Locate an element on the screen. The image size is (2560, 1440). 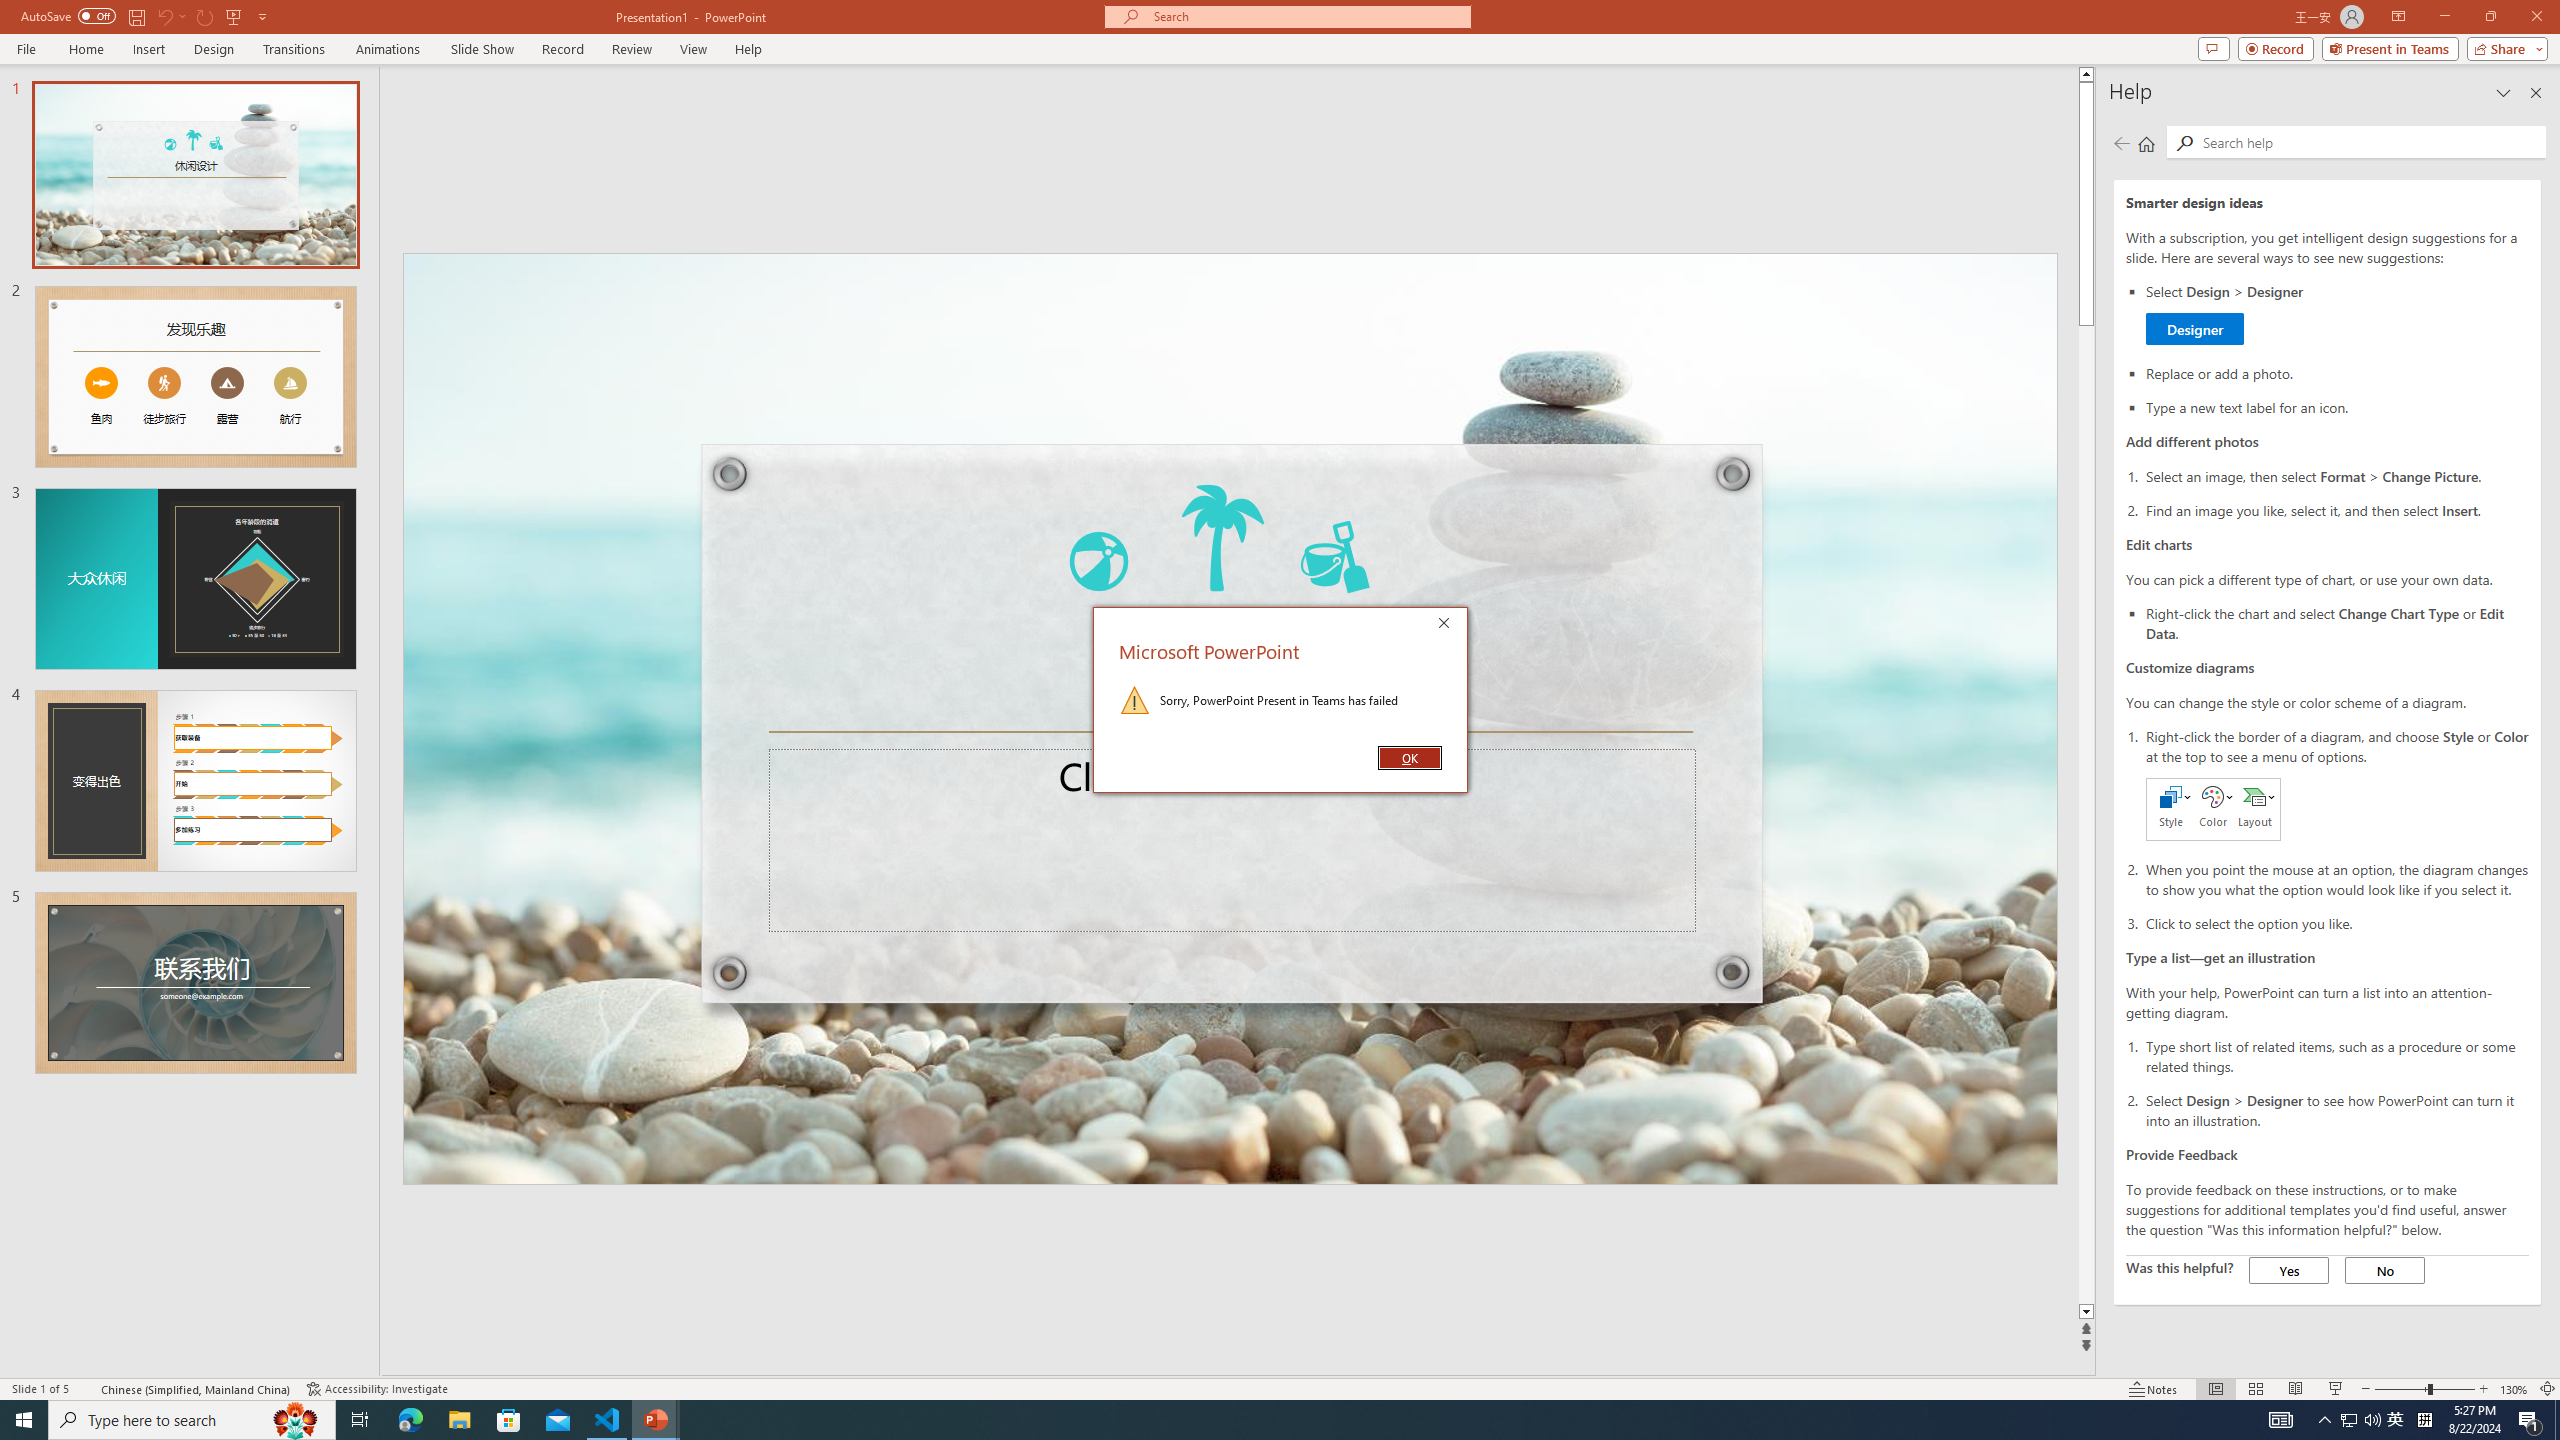
'Click to select the option you like.' is located at coordinates (2336, 922).